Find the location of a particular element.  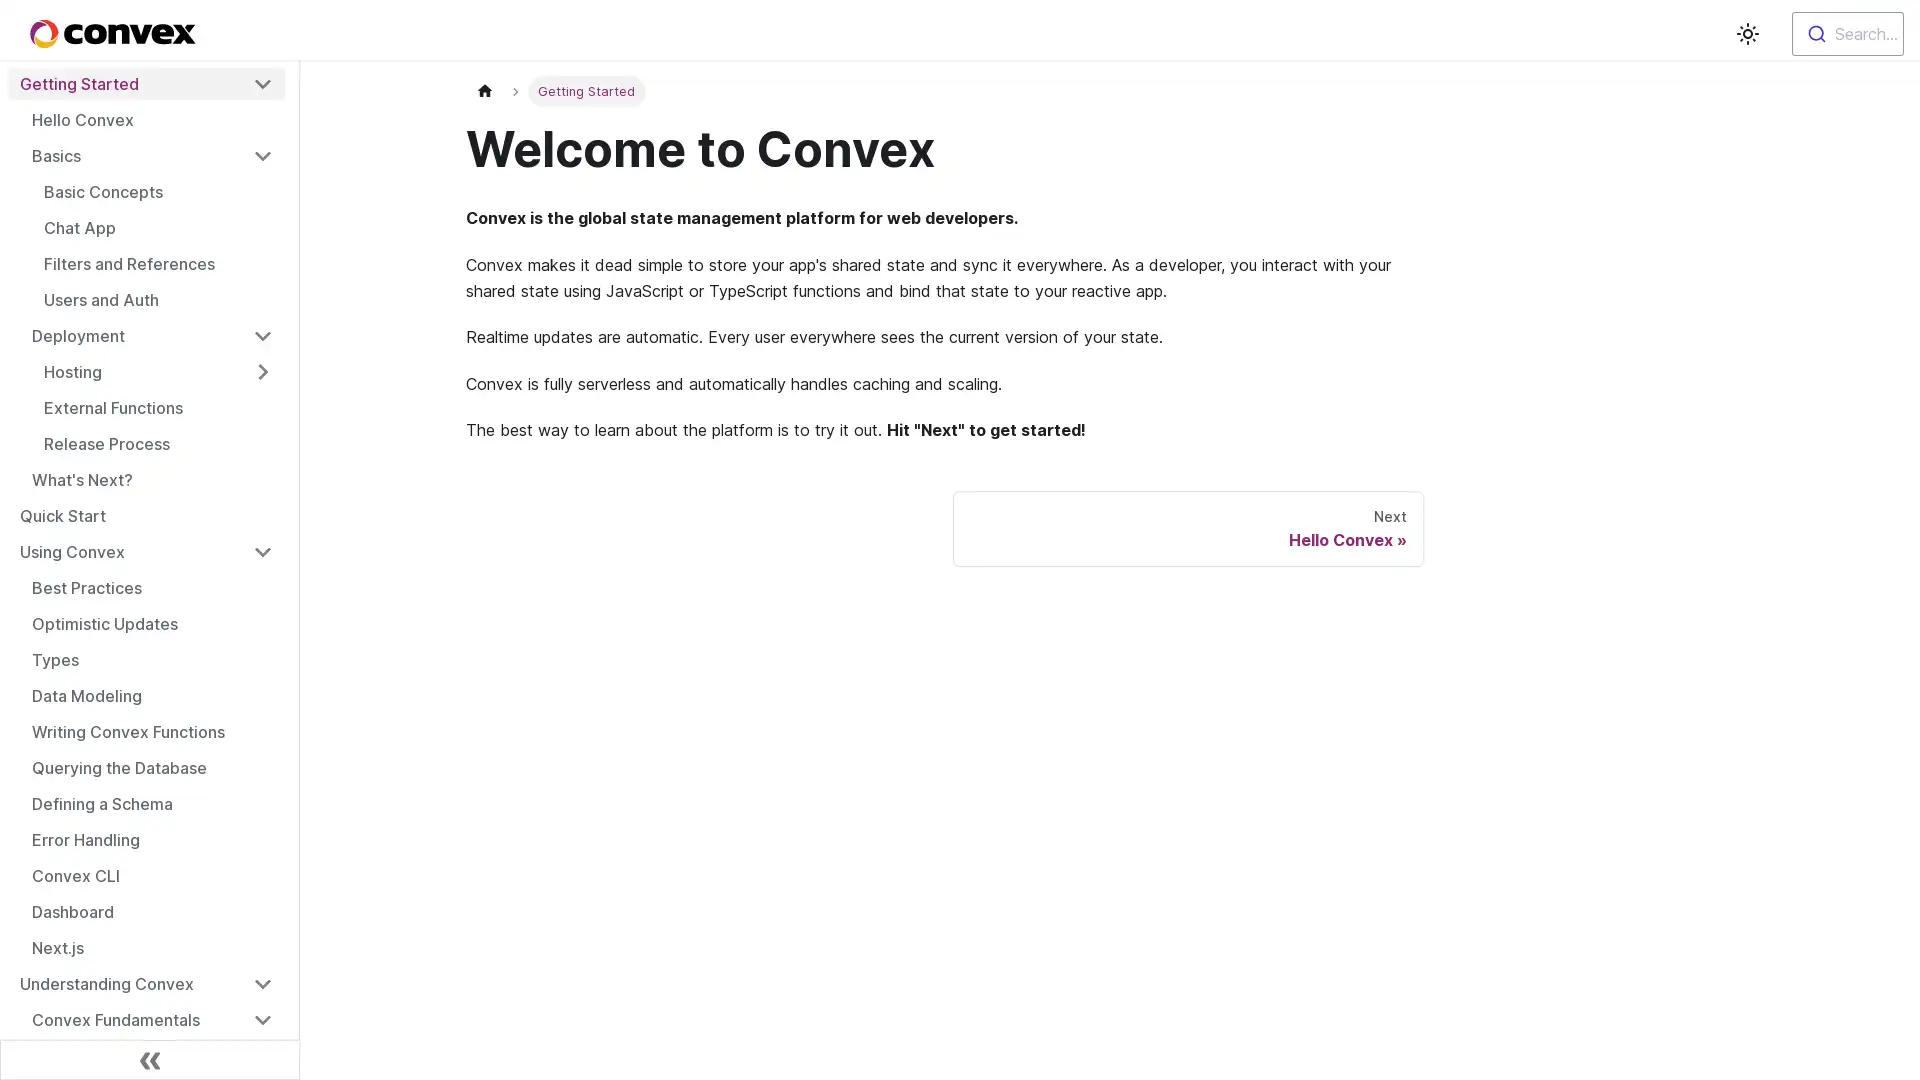

Toggle the collapsible sidebar category 'Using Convex' is located at coordinates (262, 551).